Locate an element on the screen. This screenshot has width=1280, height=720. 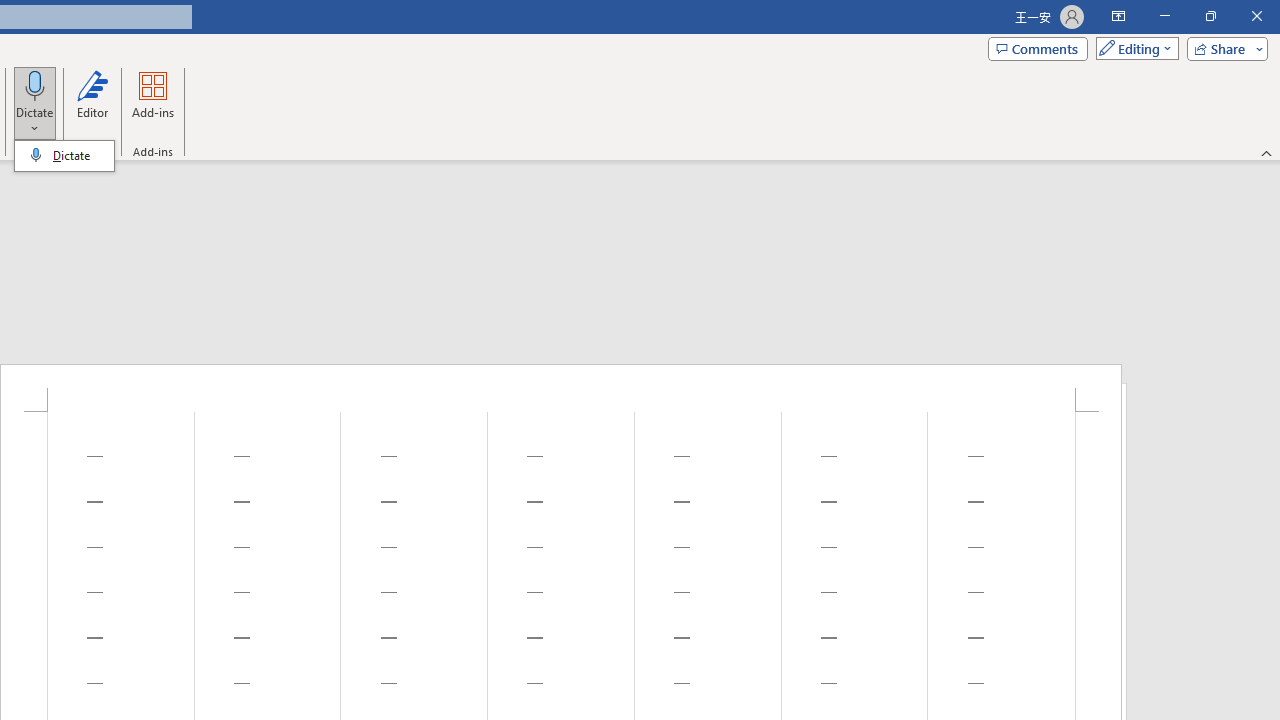
'&Dictate' is located at coordinates (64, 154).